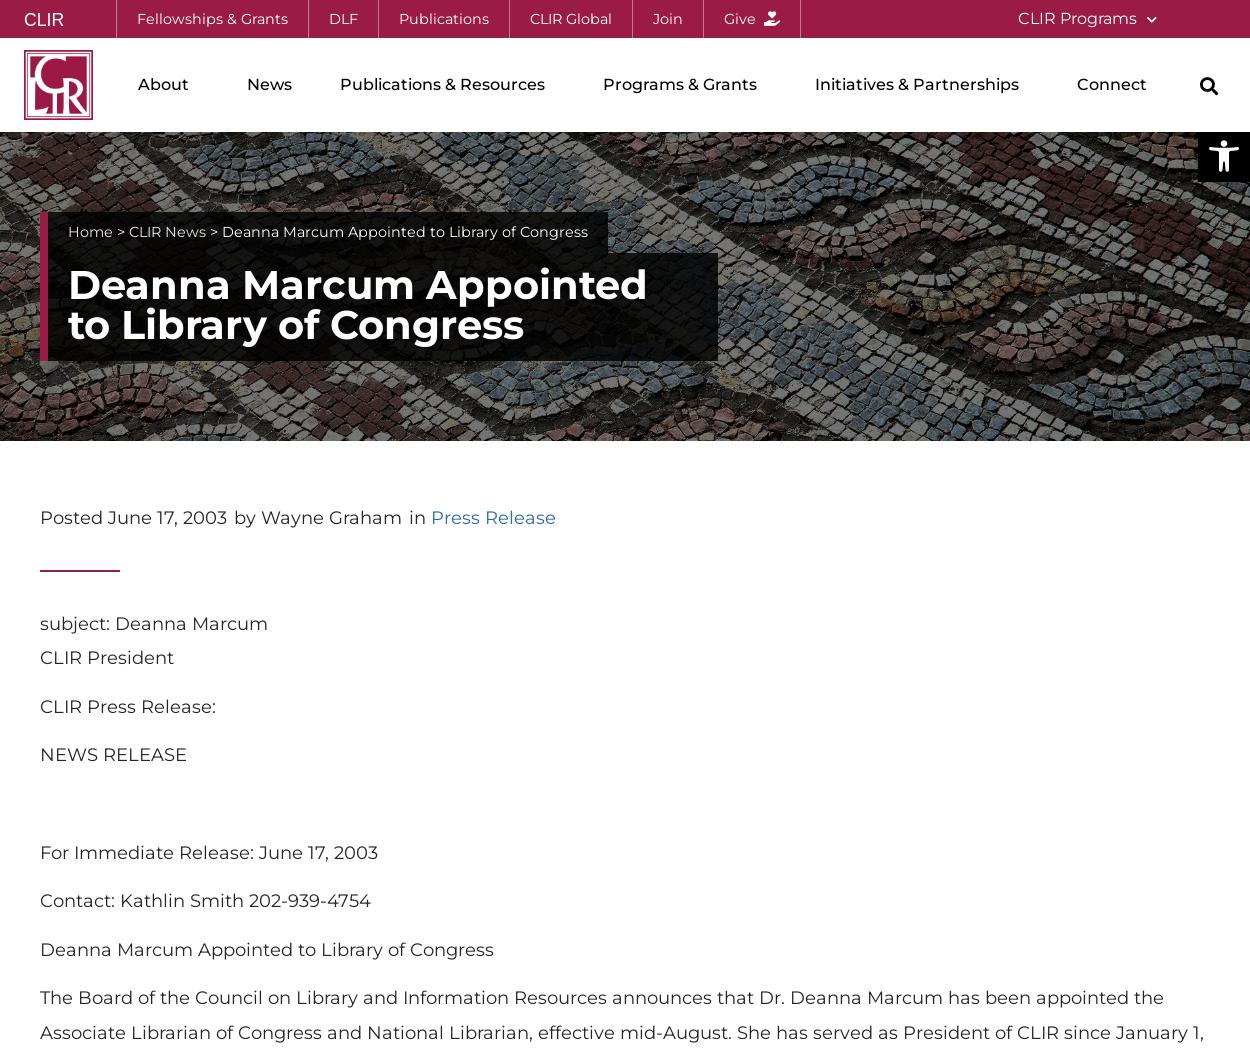 The width and height of the screenshot is (1250, 1056). What do you see at coordinates (211, 19) in the screenshot?
I see `'Fellowships & Grants'` at bounding box center [211, 19].